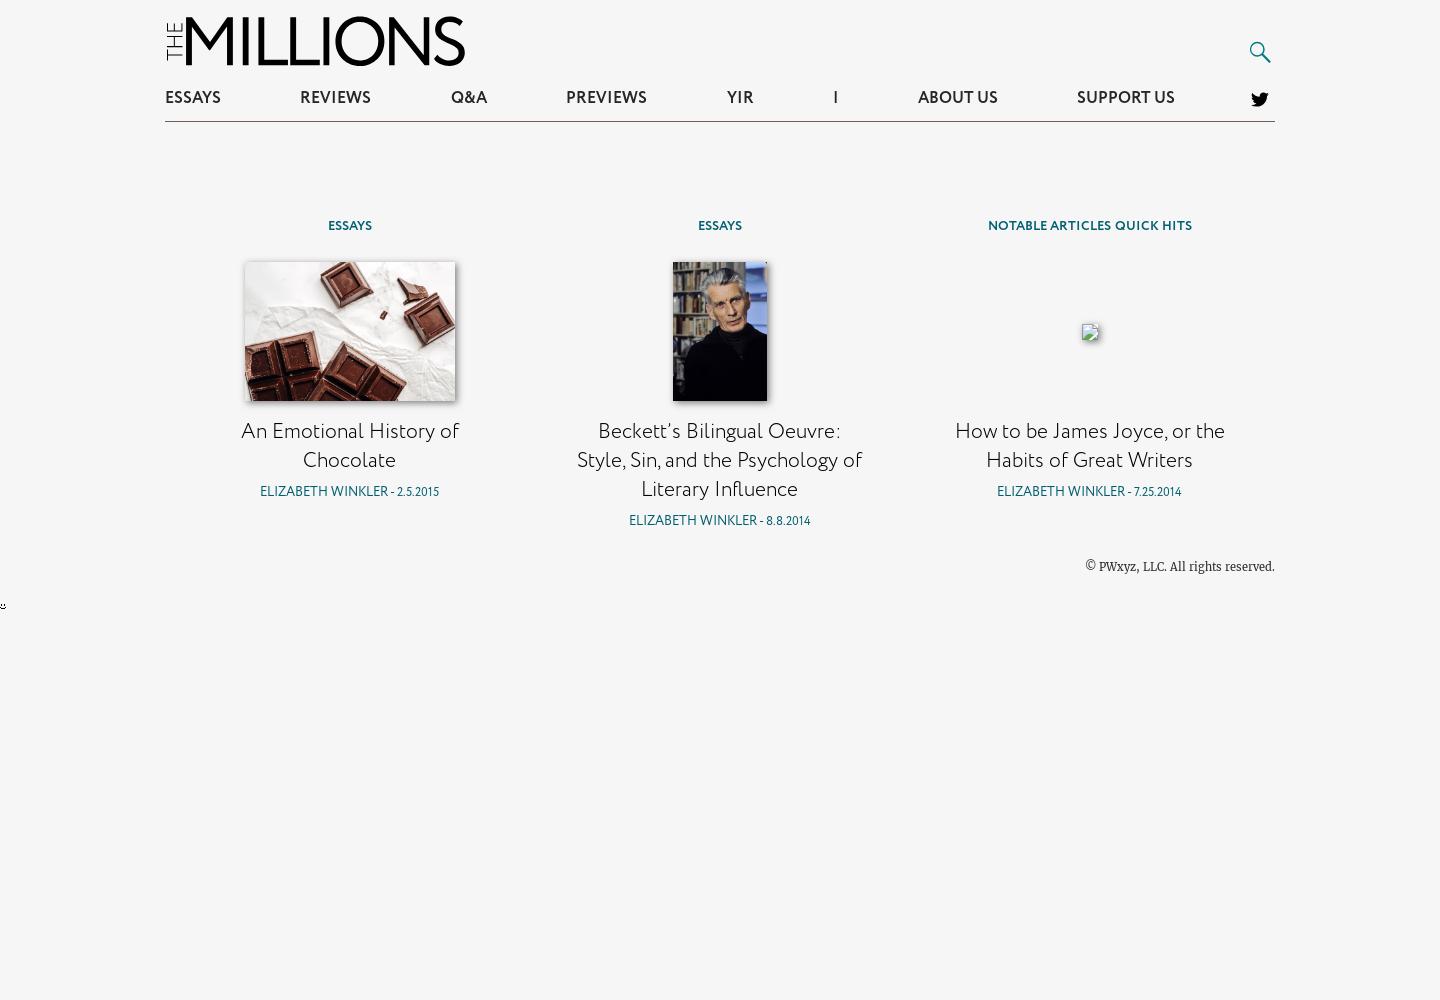 The image size is (1440, 1000). What do you see at coordinates (1179, 566) in the screenshot?
I see `'© PWxyz, LLC. All rights reserved.'` at bounding box center [1179, 566].